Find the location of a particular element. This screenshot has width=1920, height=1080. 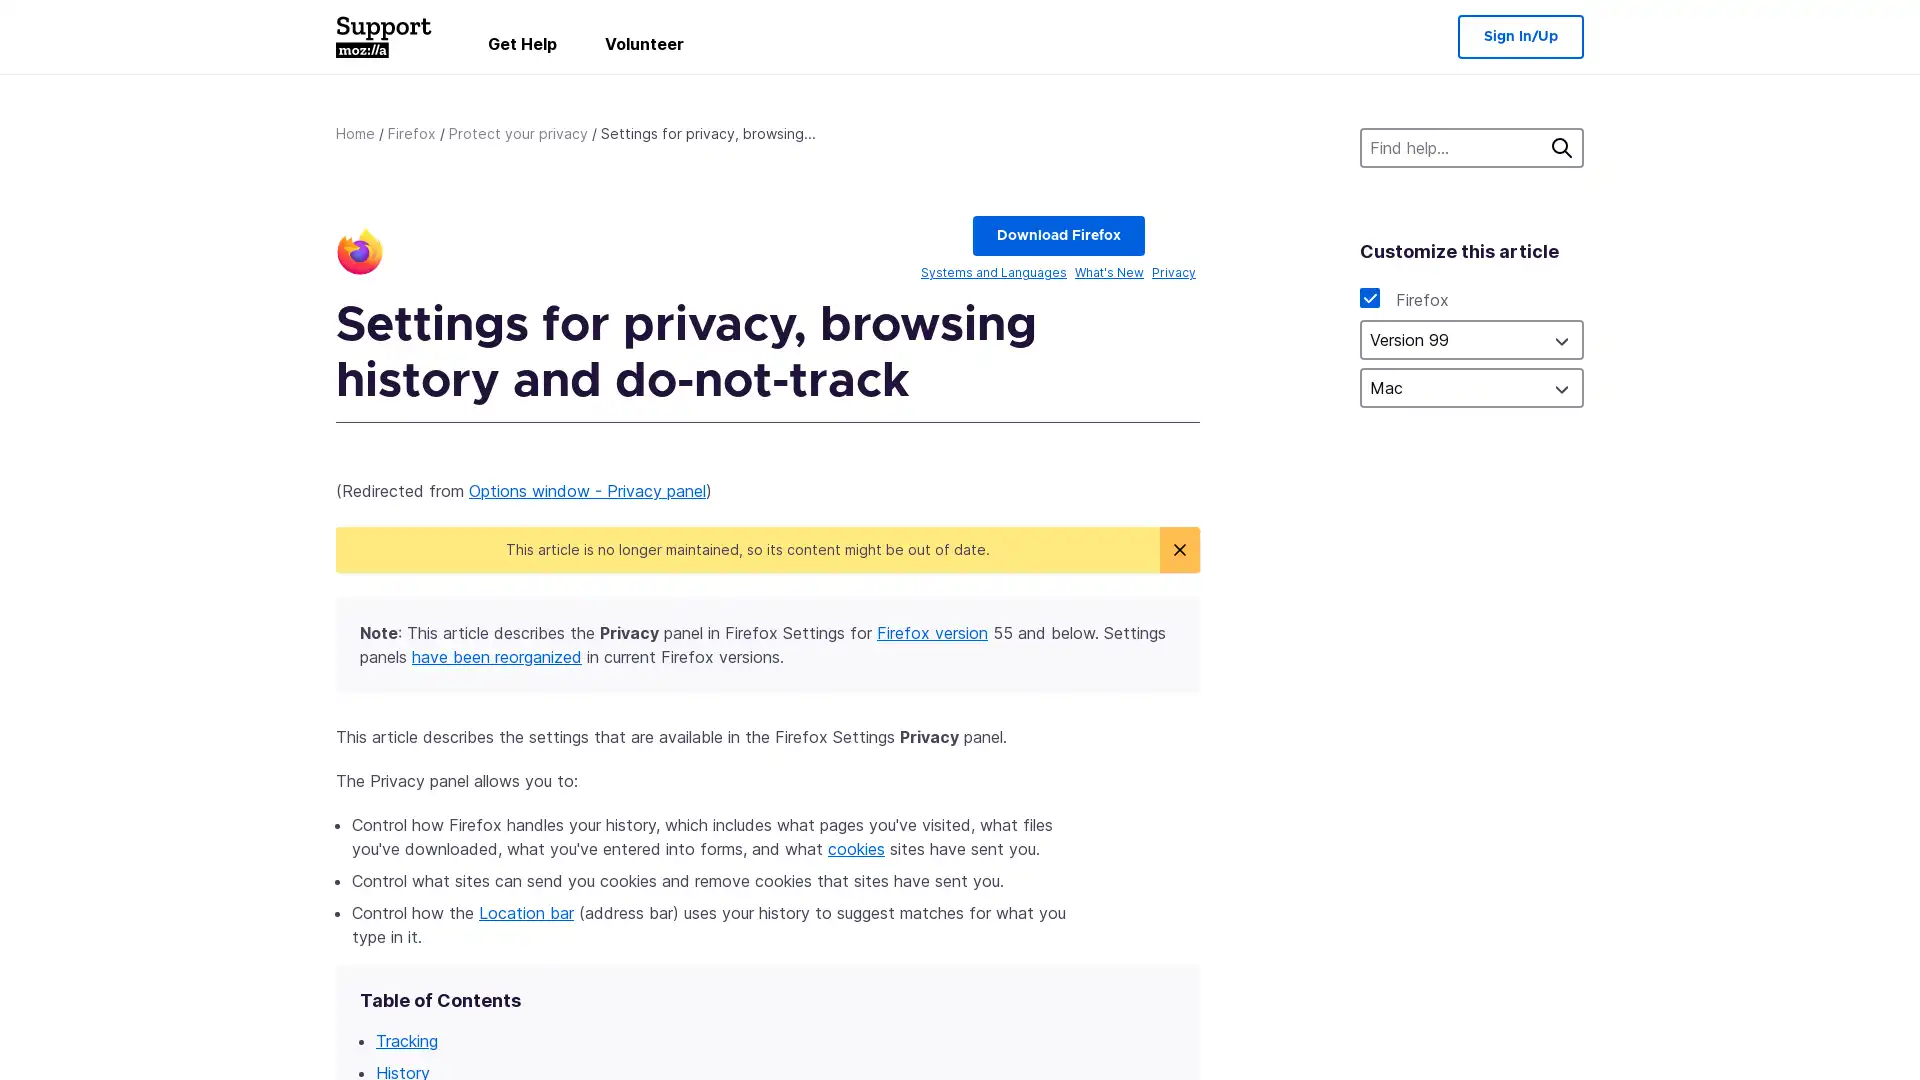

Search is located at coordinates (1560, 146).